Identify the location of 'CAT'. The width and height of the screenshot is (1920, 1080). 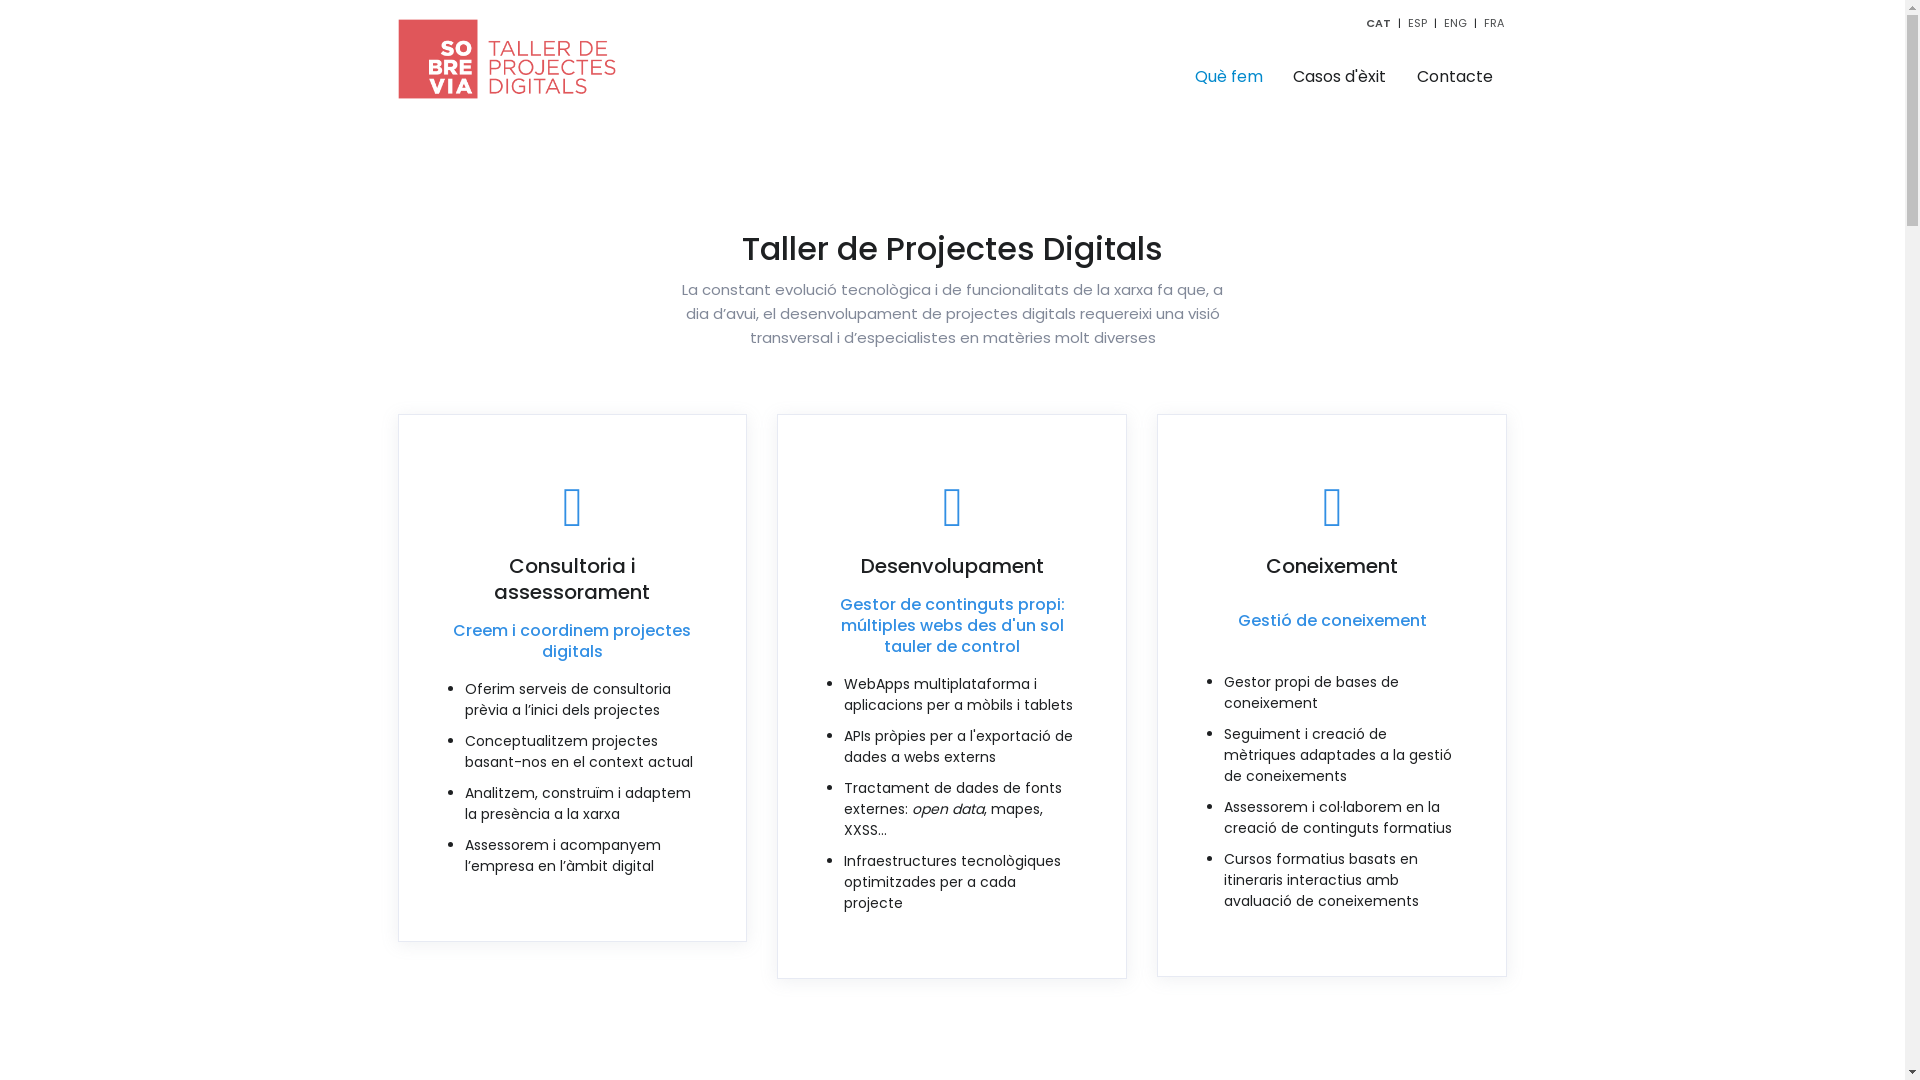
(1365, 23).